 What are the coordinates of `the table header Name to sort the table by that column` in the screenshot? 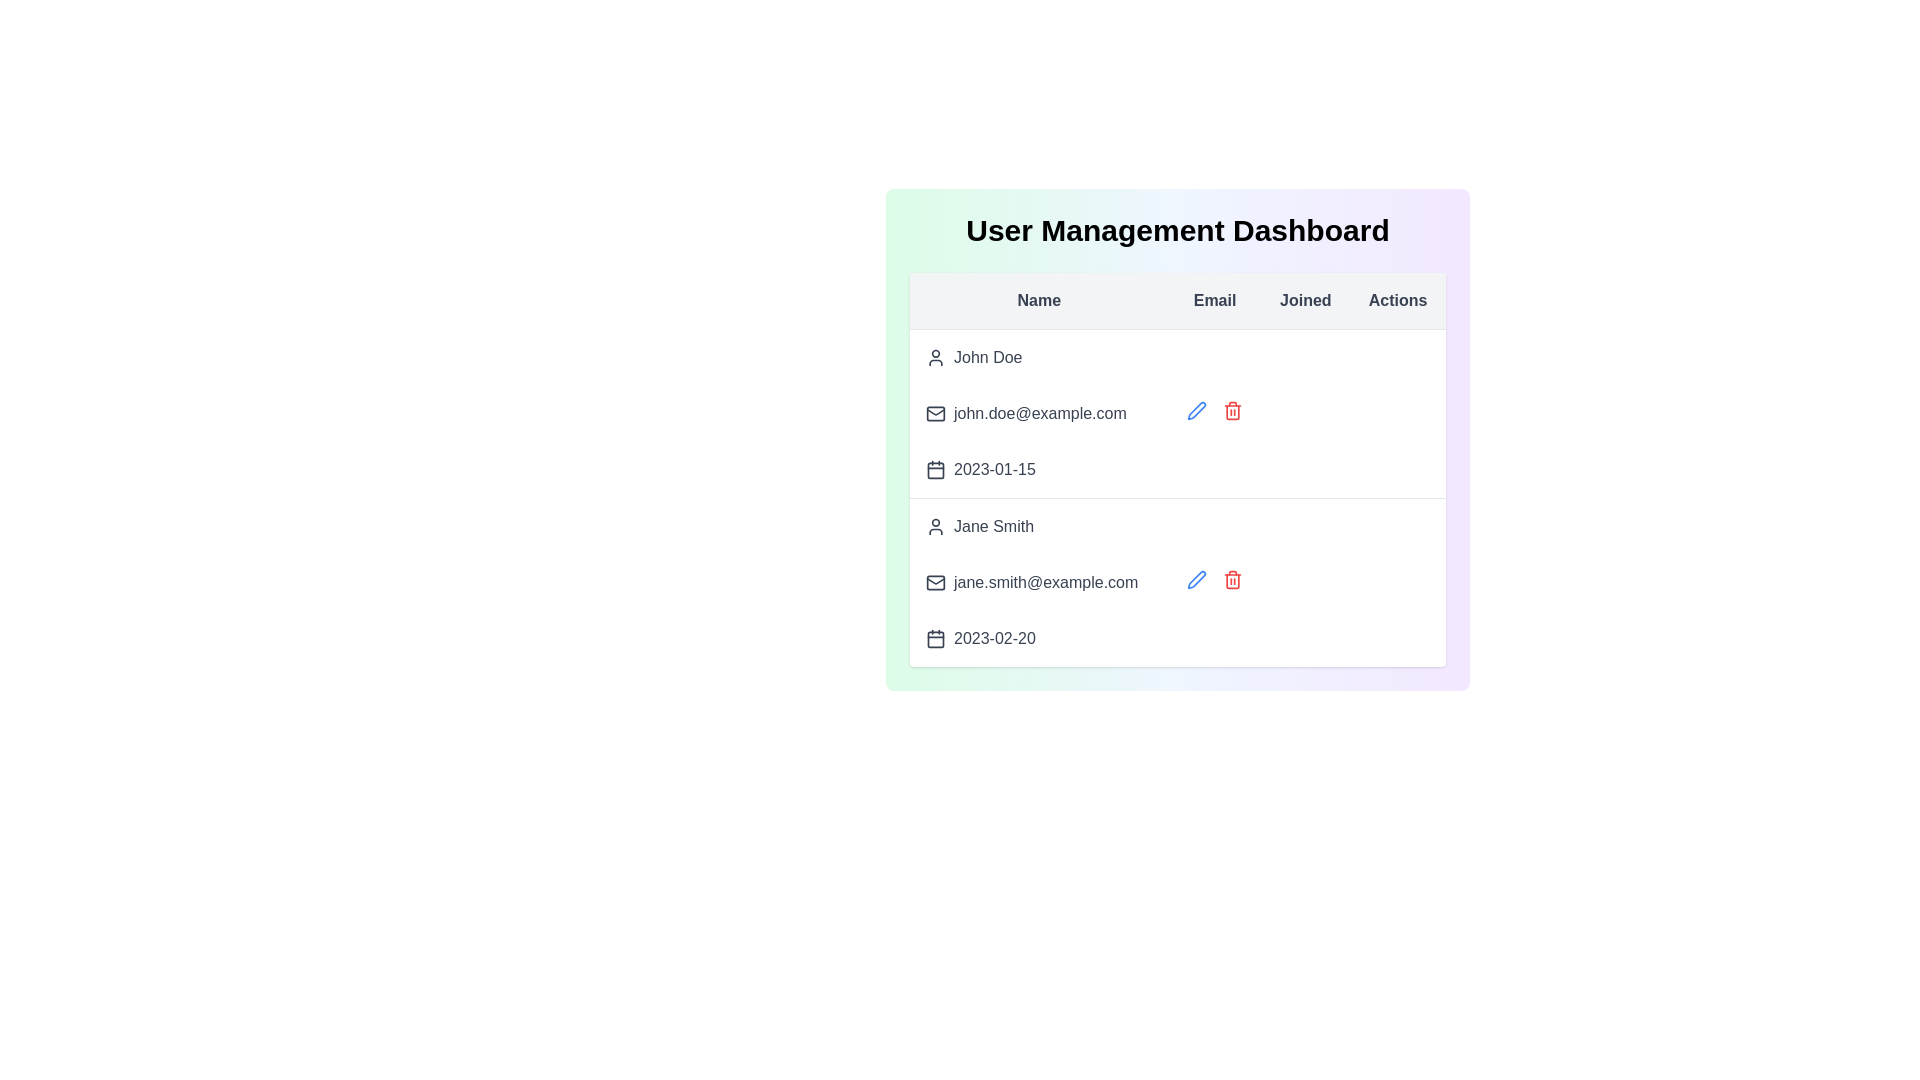 It's located at (1038, 300).